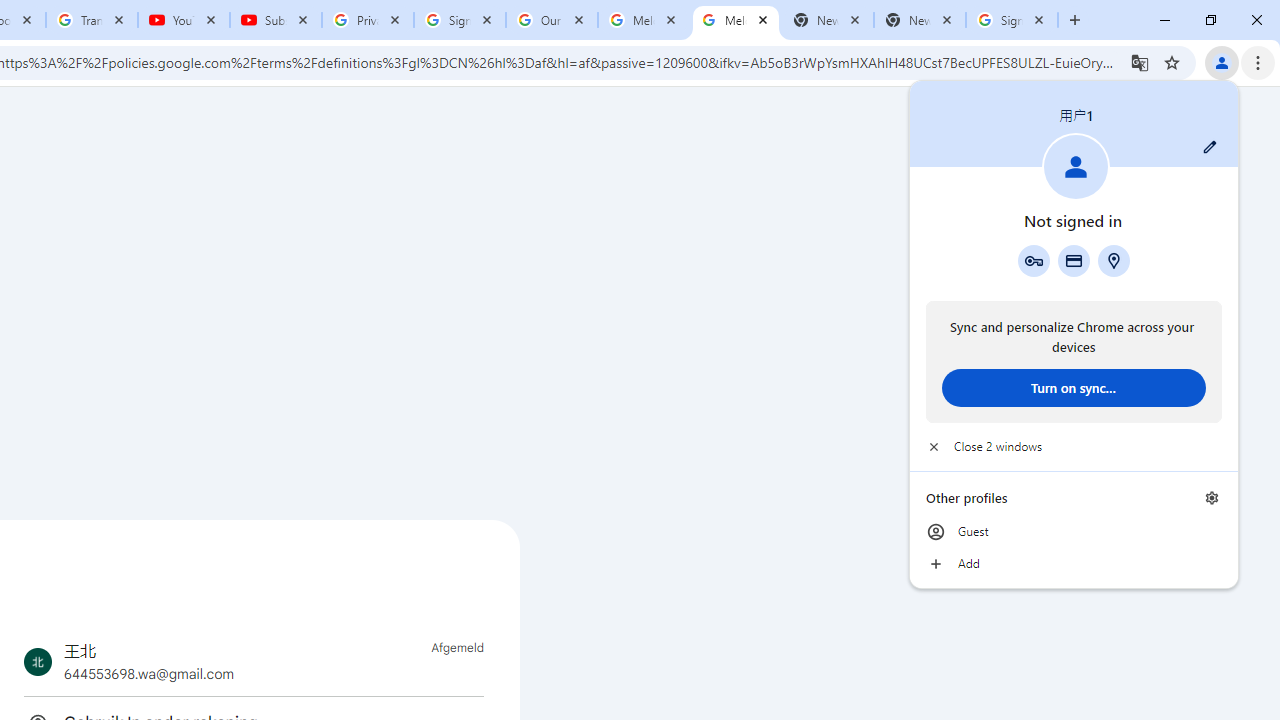  I want to click on 'Addresses and more', so click(1113, 260).